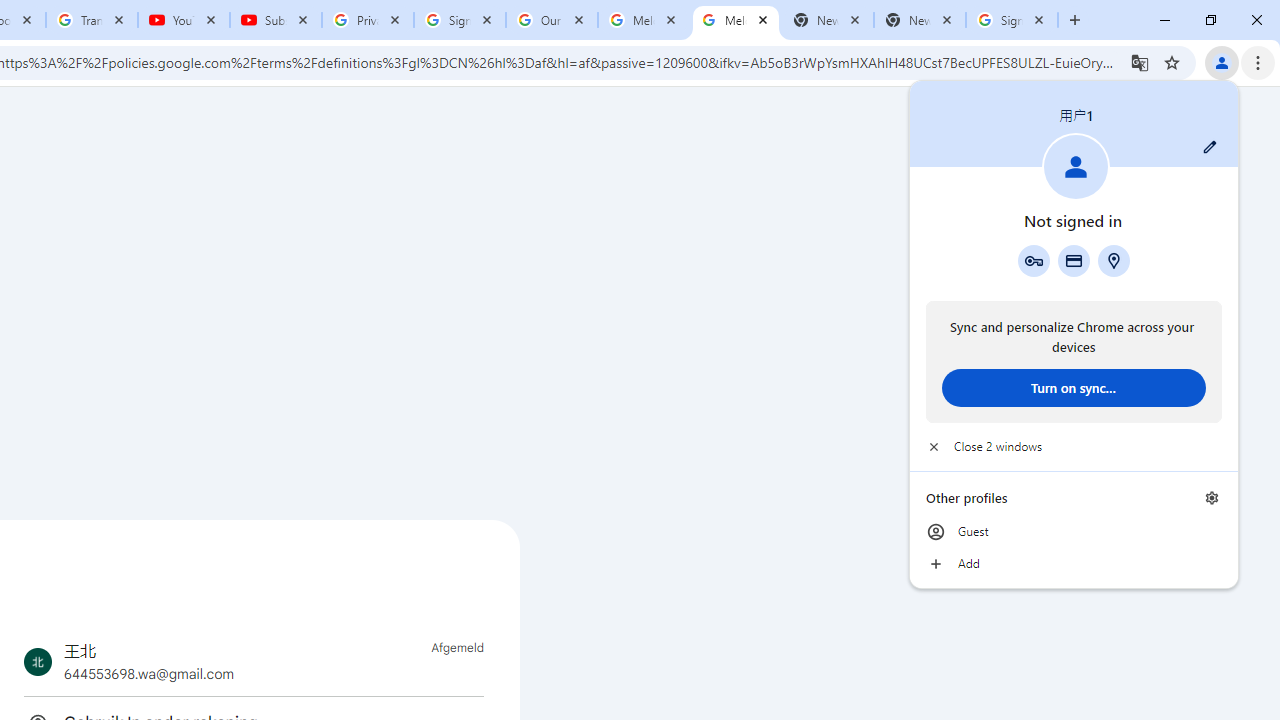  I want to click on 'Addresses and more', so click(1113, 260).